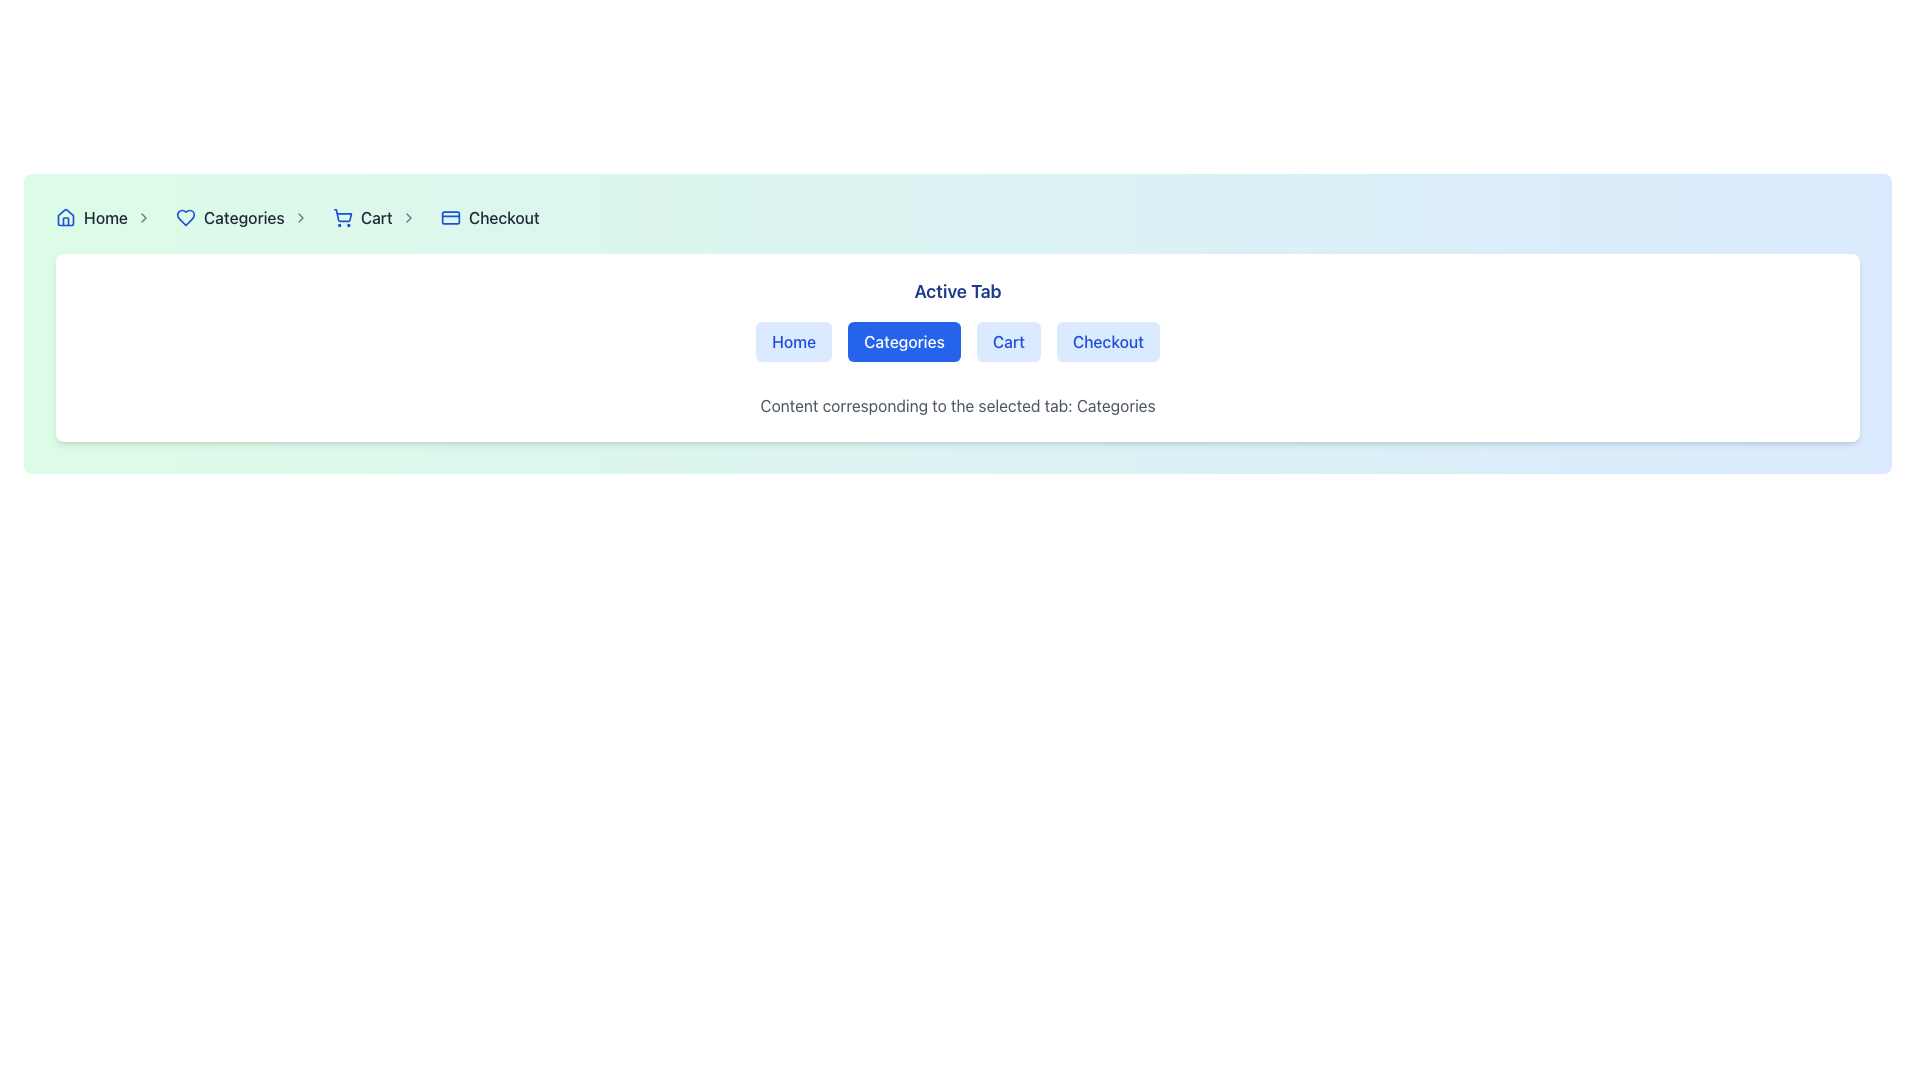  I want to click on the text link located to the right of the house icon in the navigation bar, so click(104, 218).